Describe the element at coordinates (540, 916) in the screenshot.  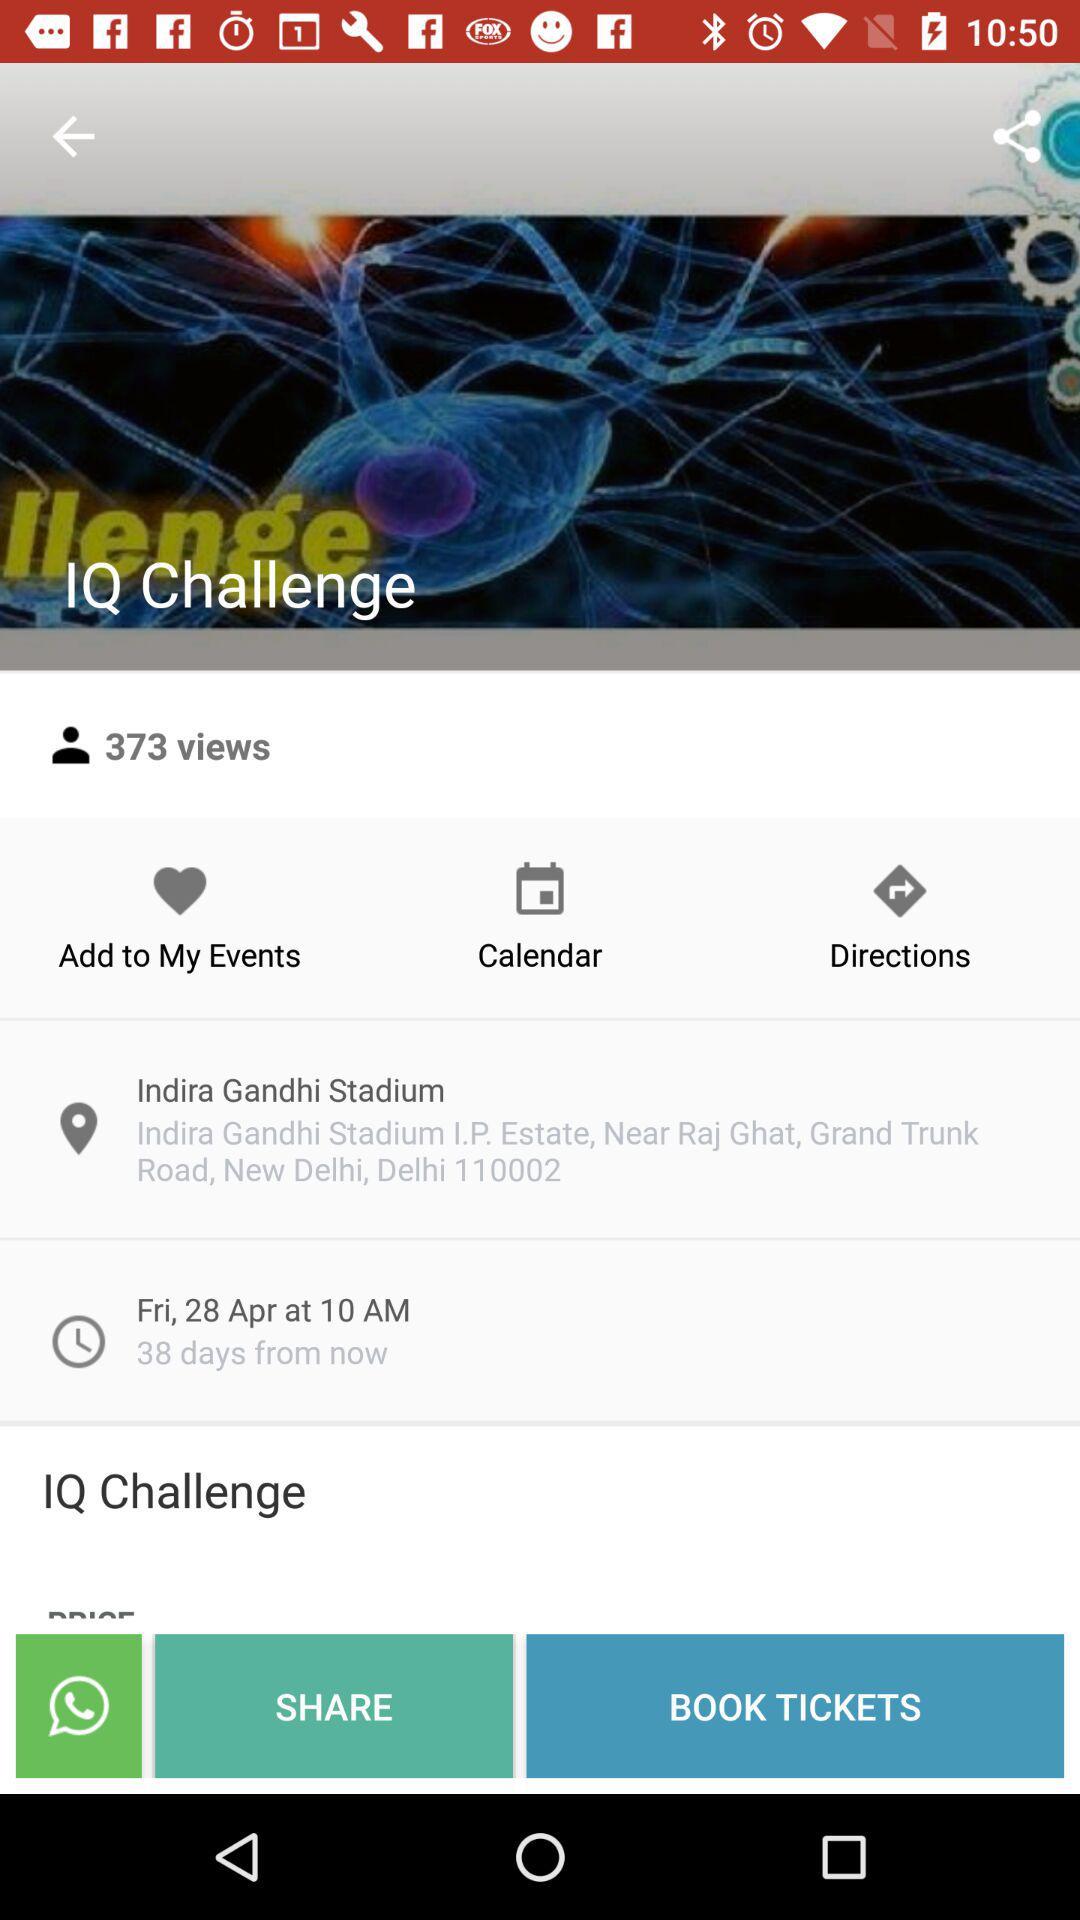
I see `calendar icon` at that location.